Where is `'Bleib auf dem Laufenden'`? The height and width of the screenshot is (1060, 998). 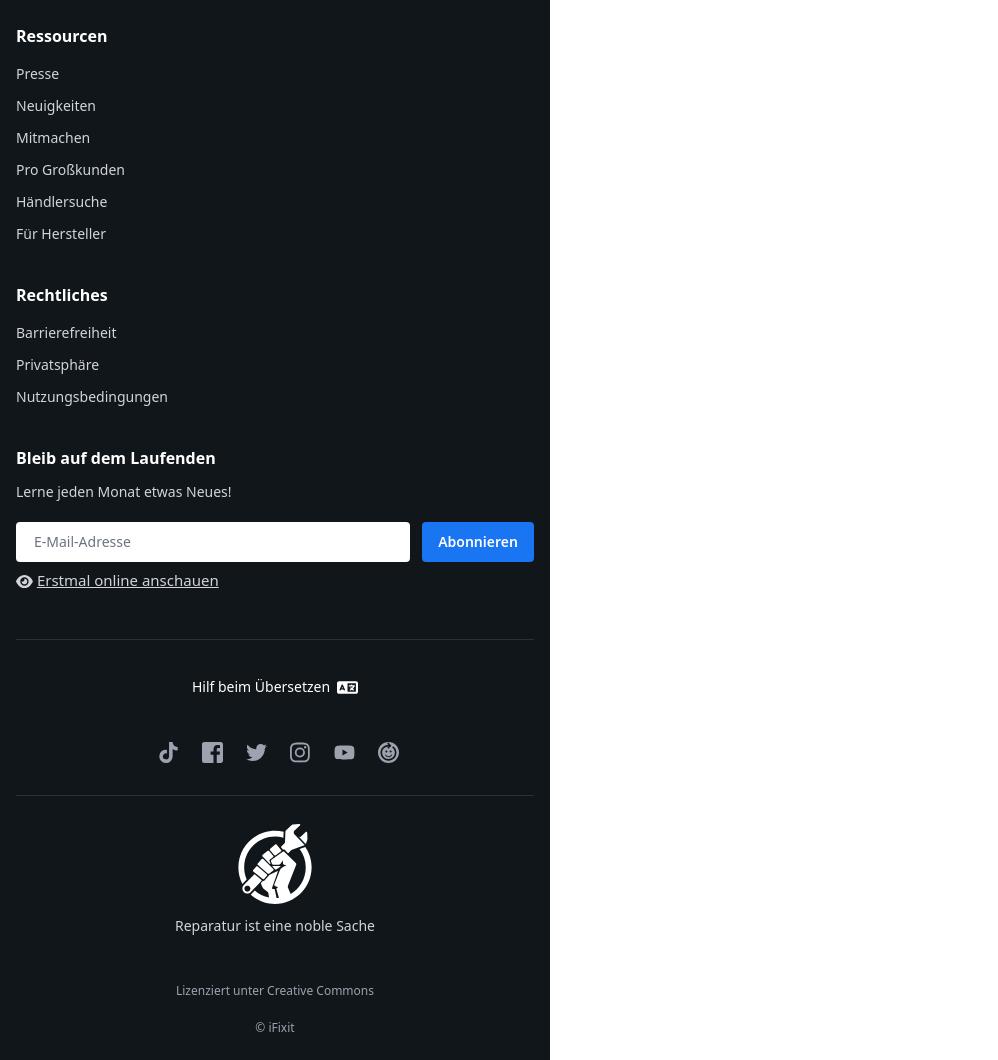
'Bleib auf dem Laufenden' is located at coordinates (115, 455).